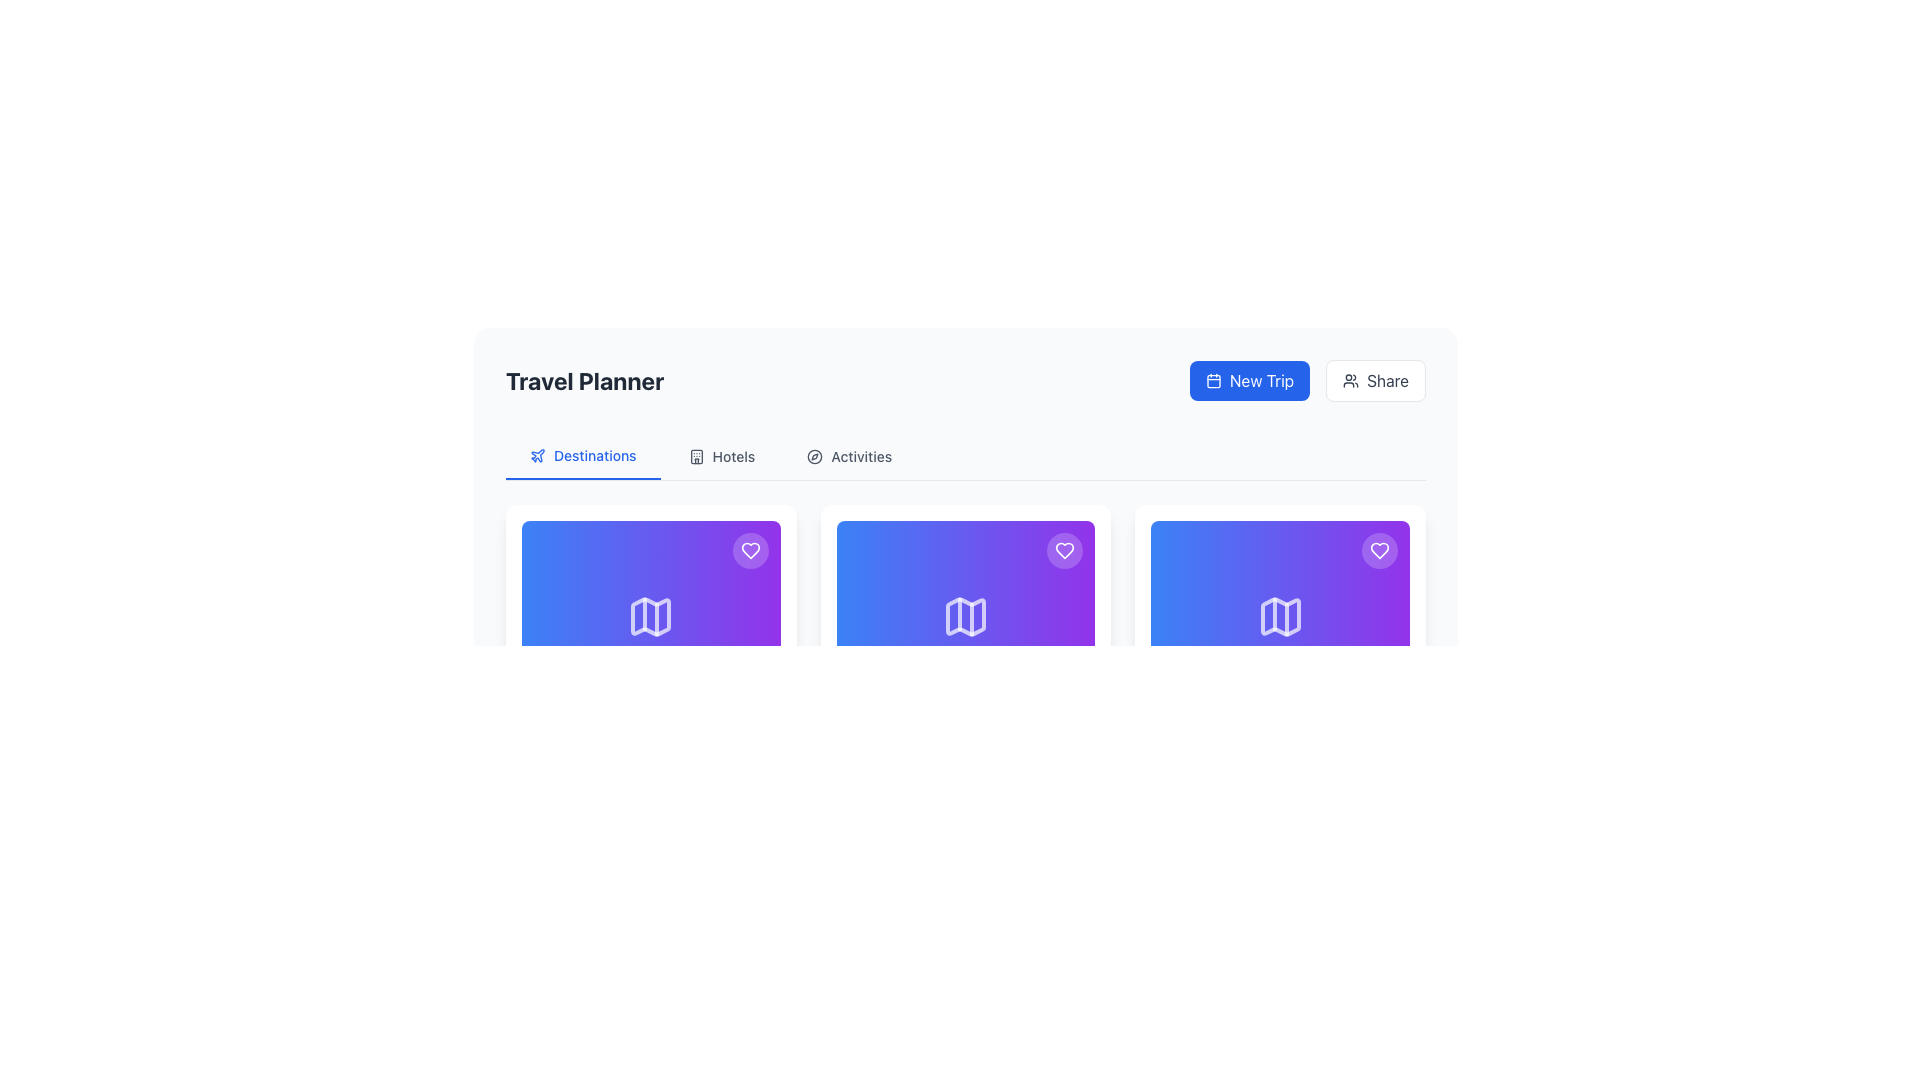  I want to click on header text of the travel planning section, which is located on the left side of the top section of the interface, before the 'New Trip' button, so click(584, 381).